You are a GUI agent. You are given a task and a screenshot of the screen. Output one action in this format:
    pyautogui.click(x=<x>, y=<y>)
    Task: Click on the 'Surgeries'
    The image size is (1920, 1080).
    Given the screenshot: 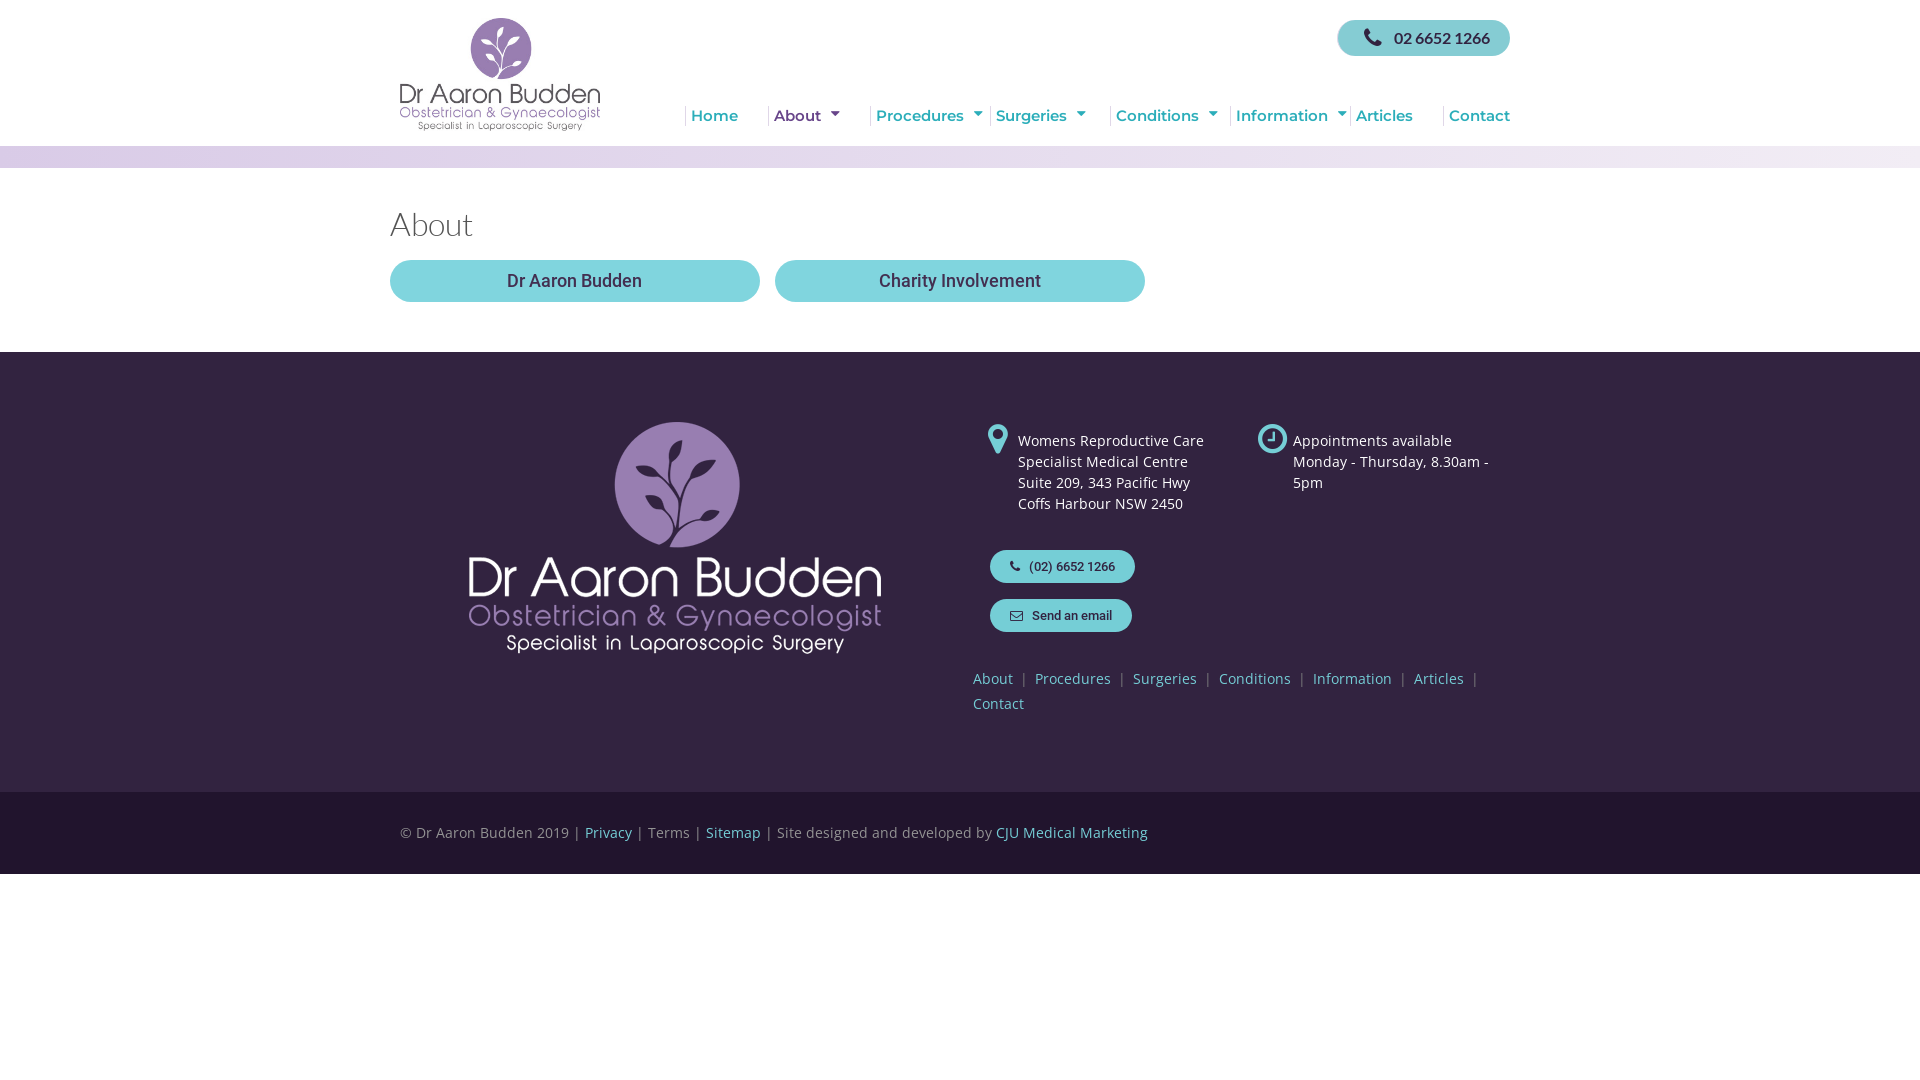 What is the action you would take?
    pyautogui.click(x=1049, y=115)
    